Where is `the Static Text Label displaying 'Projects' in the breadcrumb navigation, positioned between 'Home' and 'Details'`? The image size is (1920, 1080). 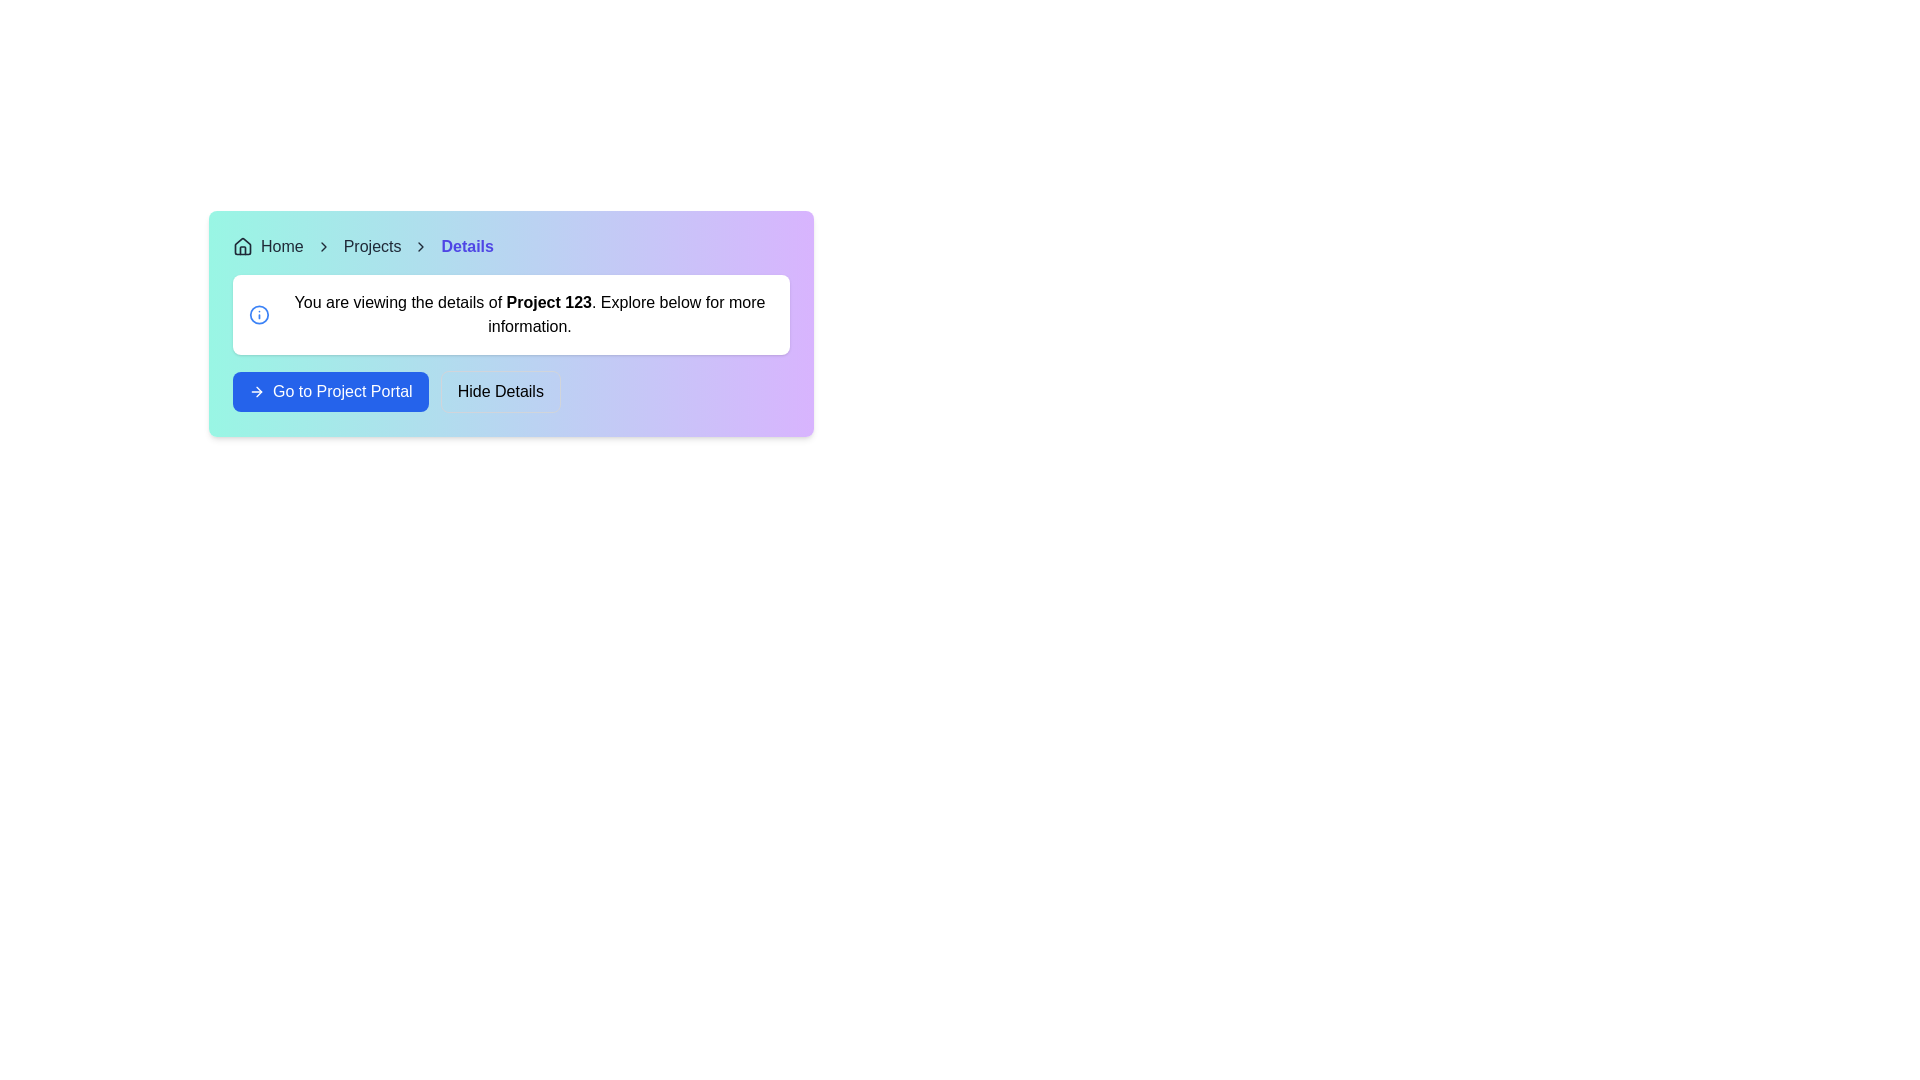 the Static Text Label displaying 'Projects' in the breadcrumb navigation, positioned between 'Home' and 'Details' is located at coordinates (372, 245).